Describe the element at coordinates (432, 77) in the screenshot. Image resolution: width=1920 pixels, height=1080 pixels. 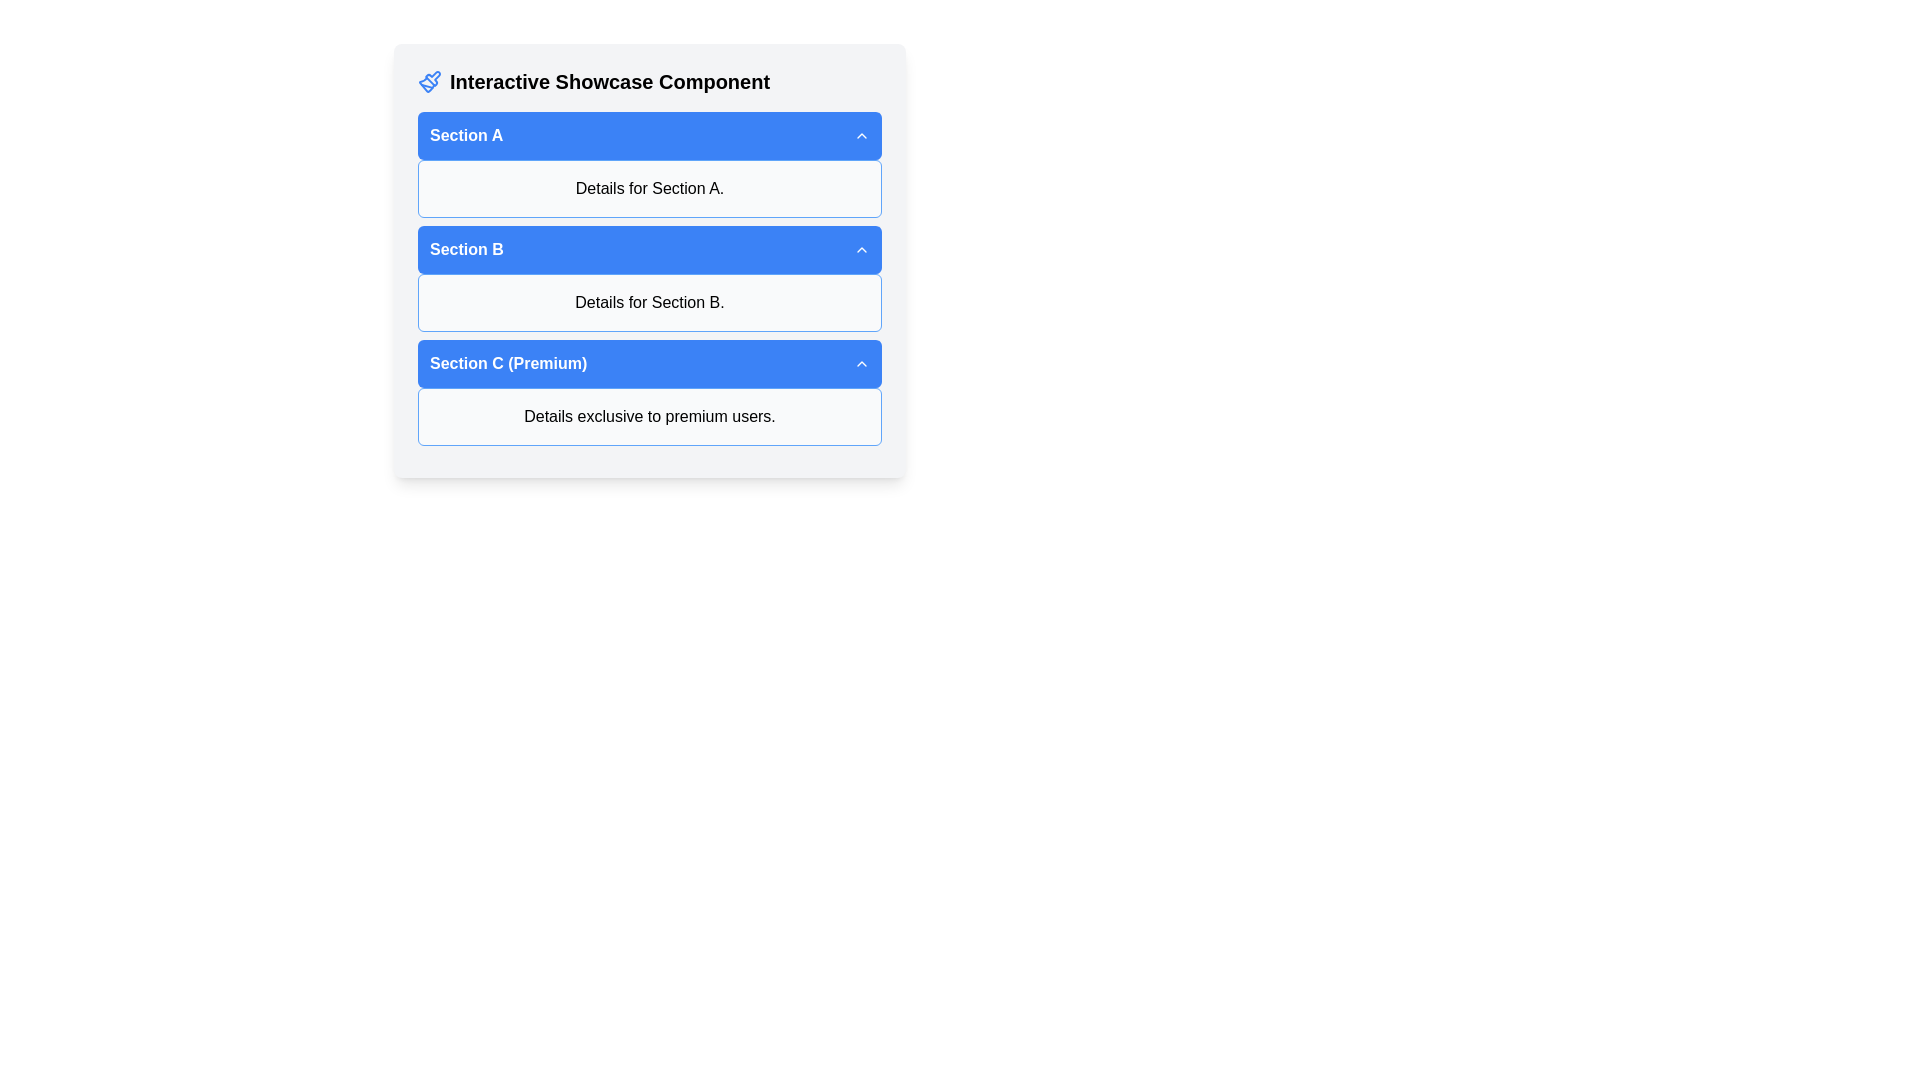
I see `the stylized loop segment of the blue paintbrush icon within the SVG component, located near the top-left corner of the interface` at that location.